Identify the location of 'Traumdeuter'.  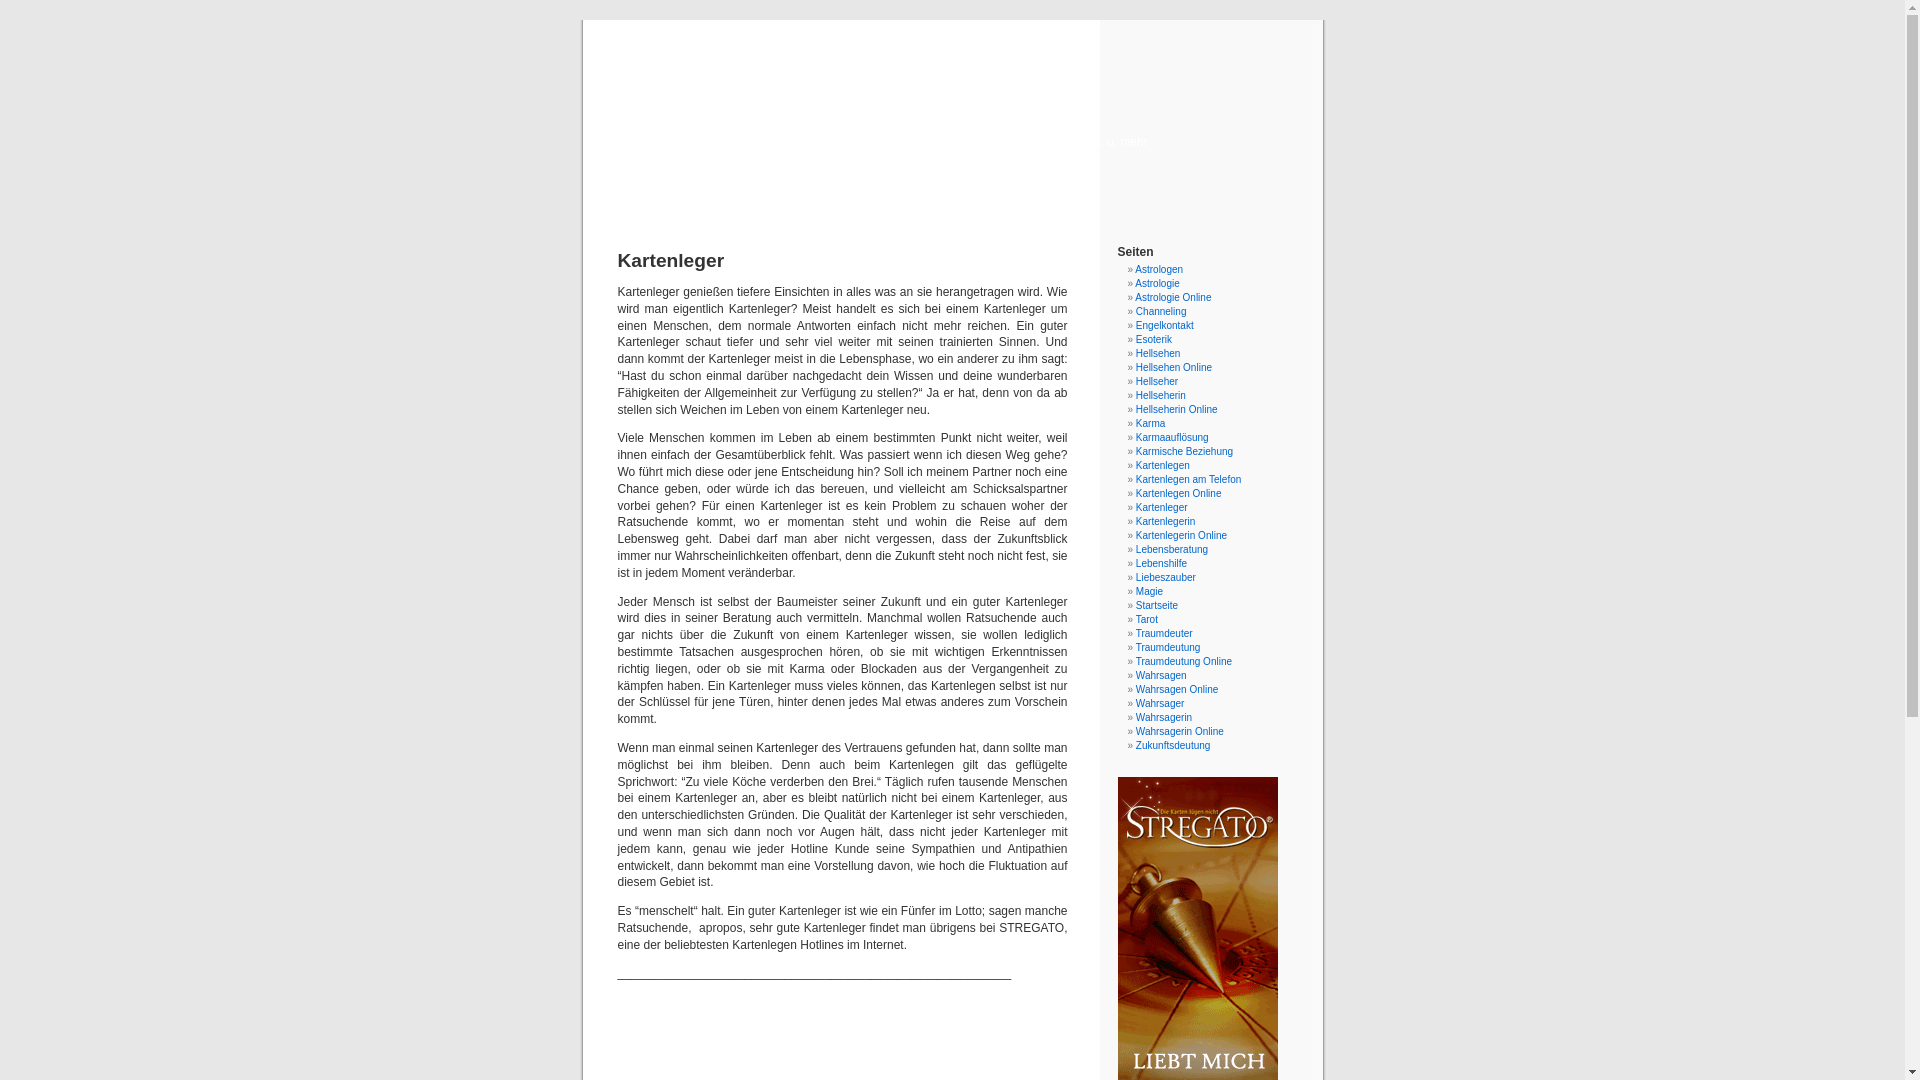
(1164, 633).